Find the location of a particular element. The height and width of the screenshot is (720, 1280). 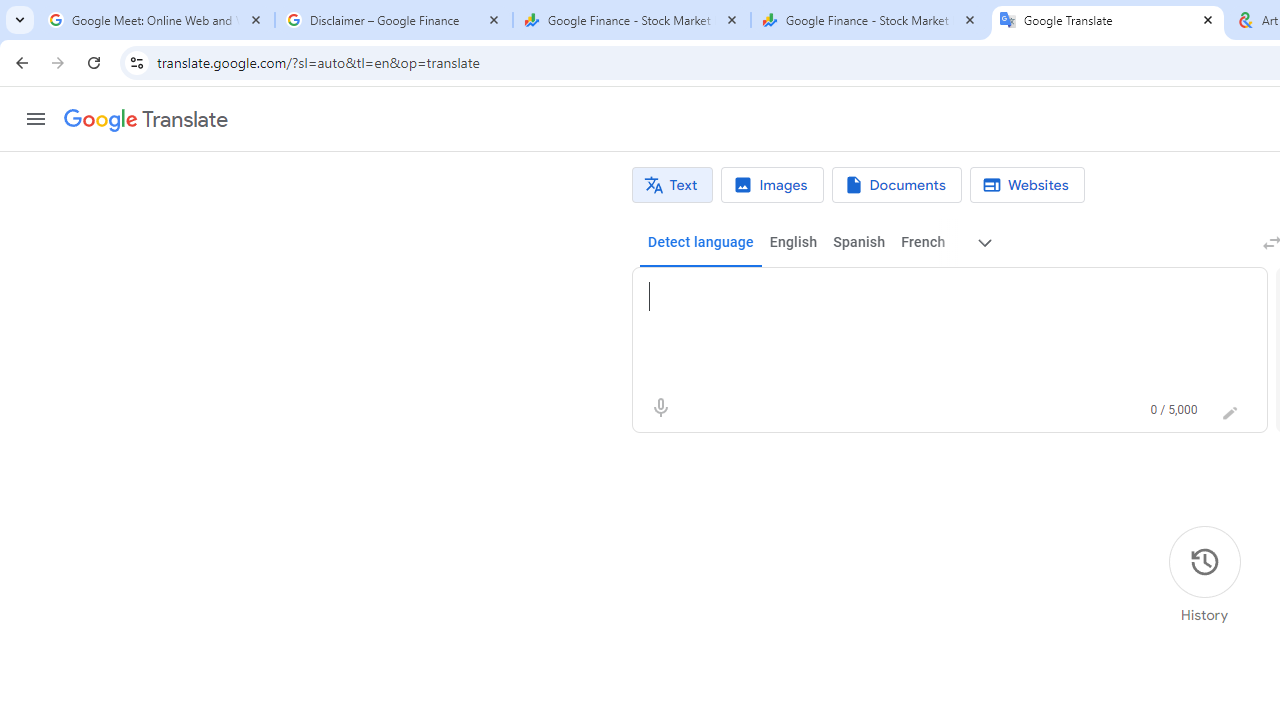

'Detect language' is located at coordinates (700, 242).